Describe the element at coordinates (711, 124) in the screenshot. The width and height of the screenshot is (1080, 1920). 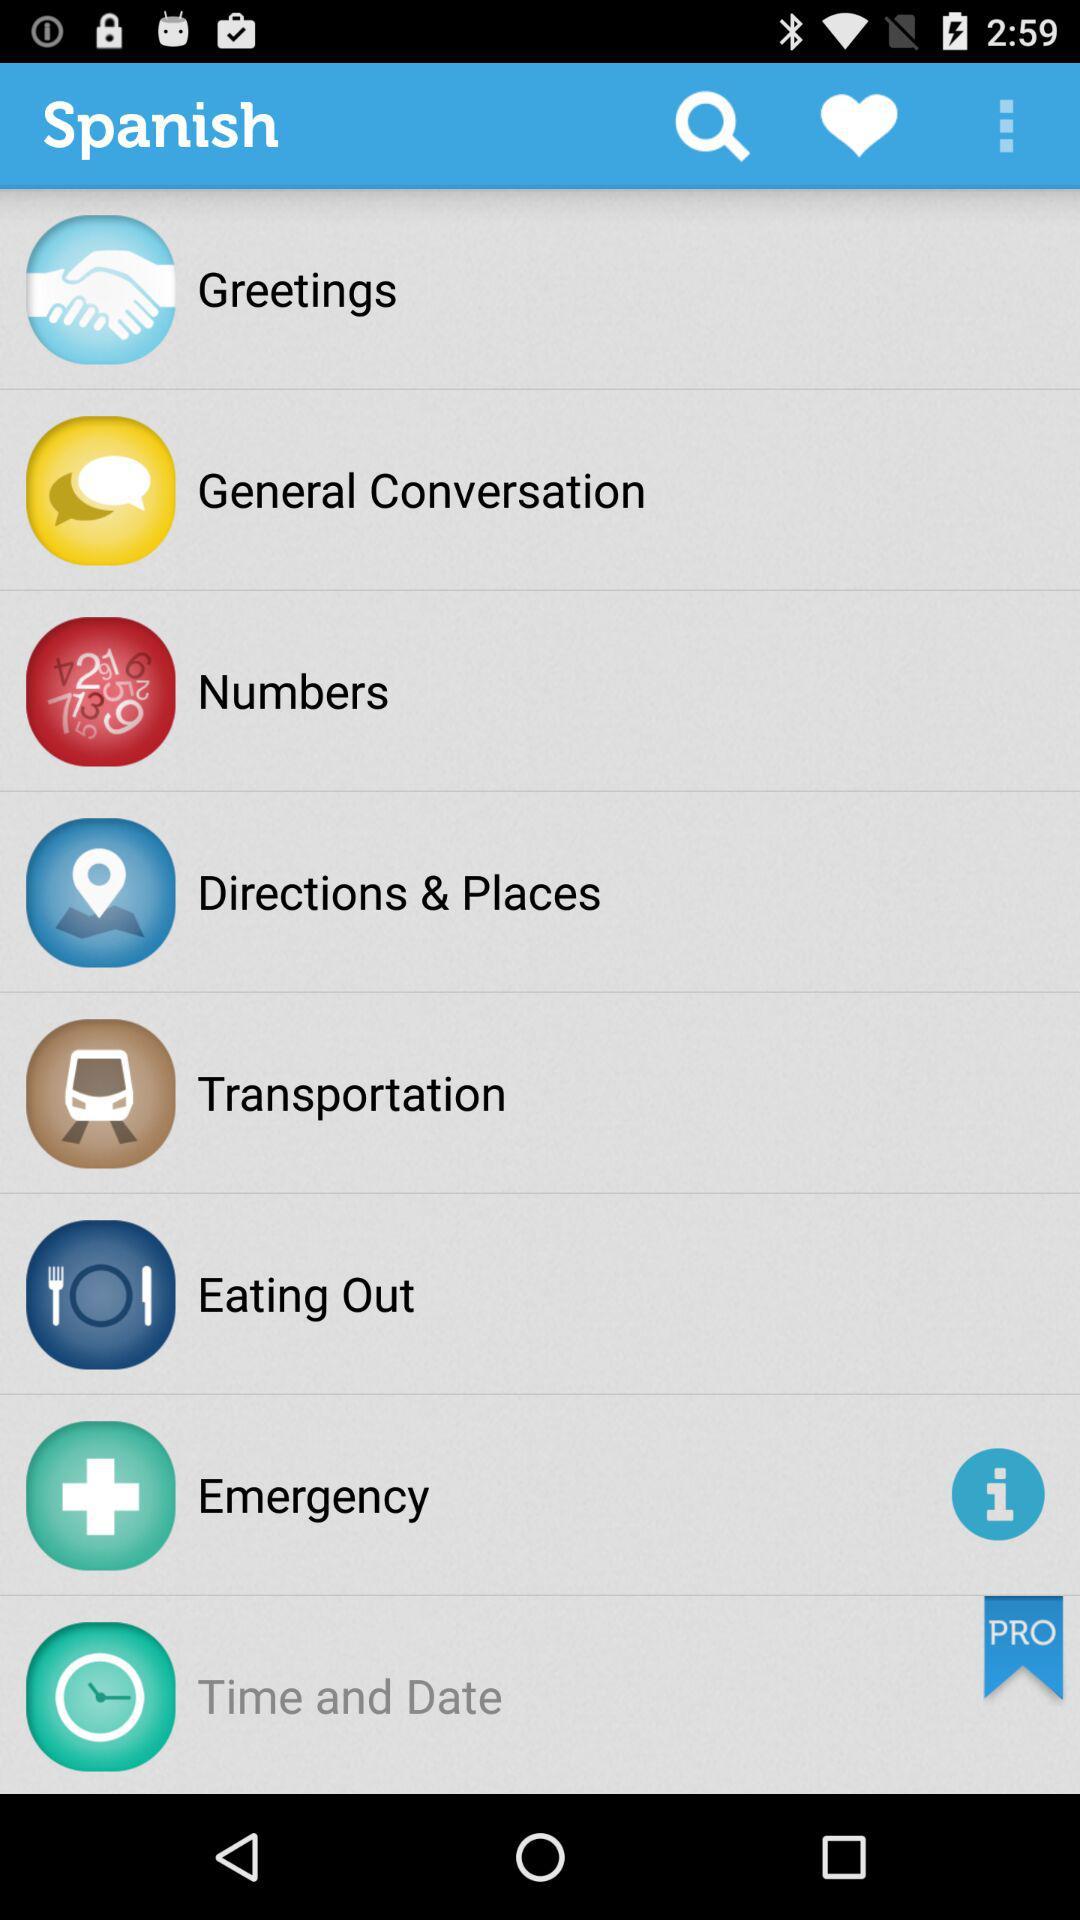
I see `the item next to the spanish app` at that location.